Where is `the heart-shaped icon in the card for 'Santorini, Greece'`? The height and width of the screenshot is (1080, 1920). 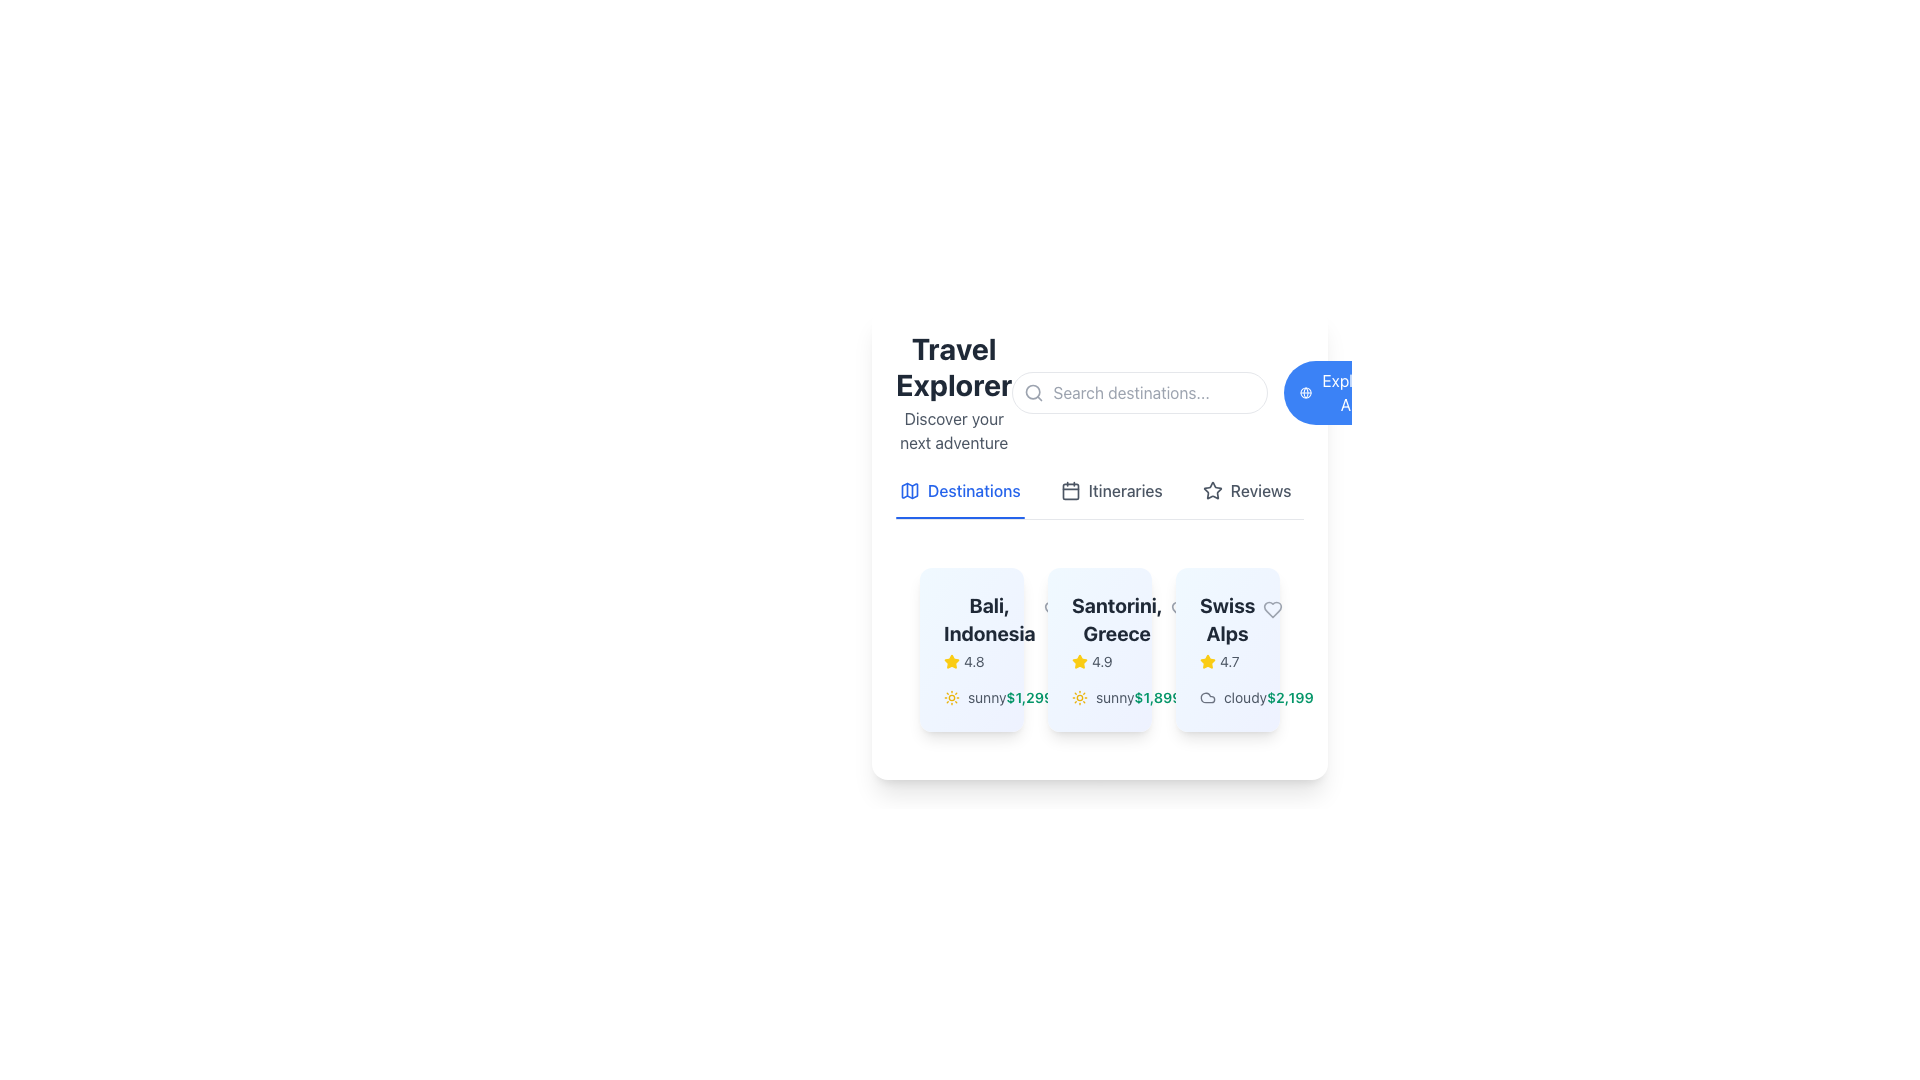 the heart-shaped icon in the card for 'Santorini, Greece' is located at coordinates (1052, 608).